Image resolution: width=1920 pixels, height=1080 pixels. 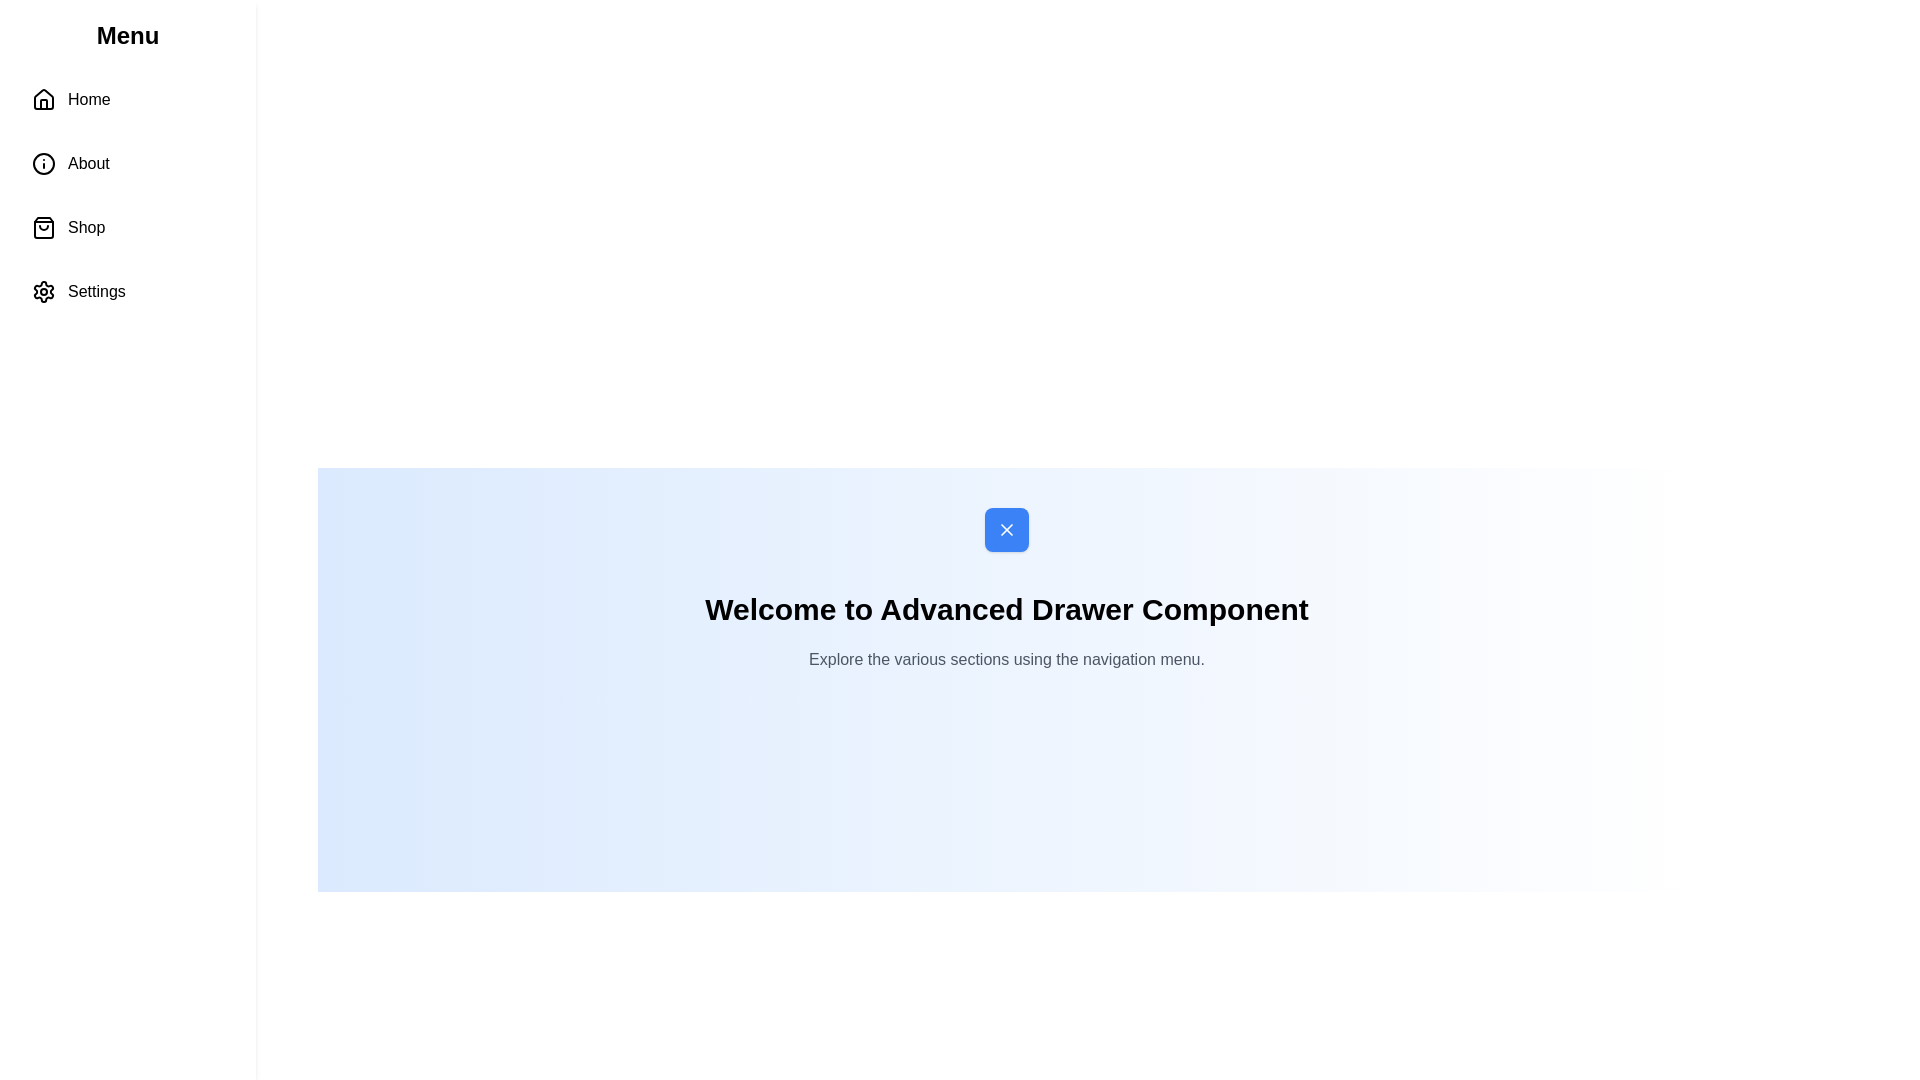 What do you see at coordinates (43, 292) in the screenshot?
I see `the gear-like icon in the vertical navigation menu on the left side of the interface` at bounding box center [43, 292].